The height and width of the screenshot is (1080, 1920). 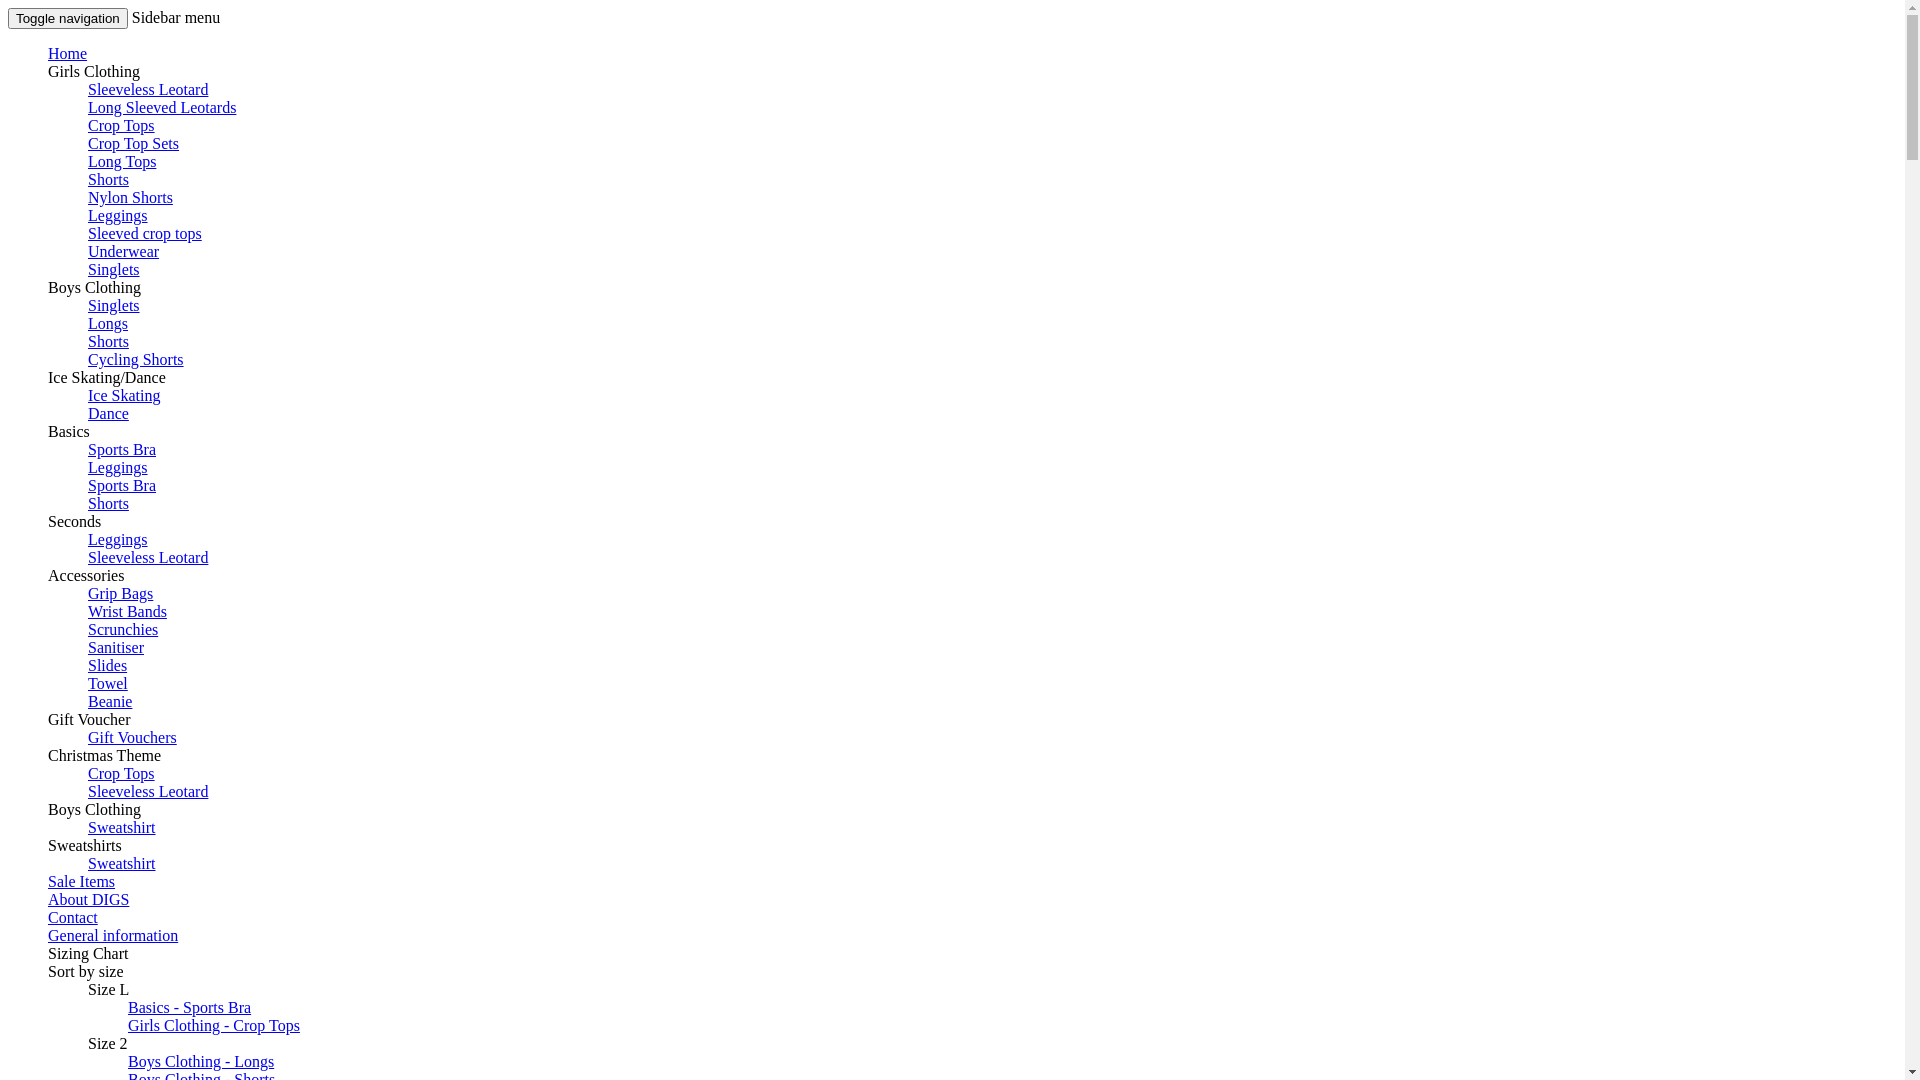 I want to click on 'Sports Bra', so click(x=120, y=485).